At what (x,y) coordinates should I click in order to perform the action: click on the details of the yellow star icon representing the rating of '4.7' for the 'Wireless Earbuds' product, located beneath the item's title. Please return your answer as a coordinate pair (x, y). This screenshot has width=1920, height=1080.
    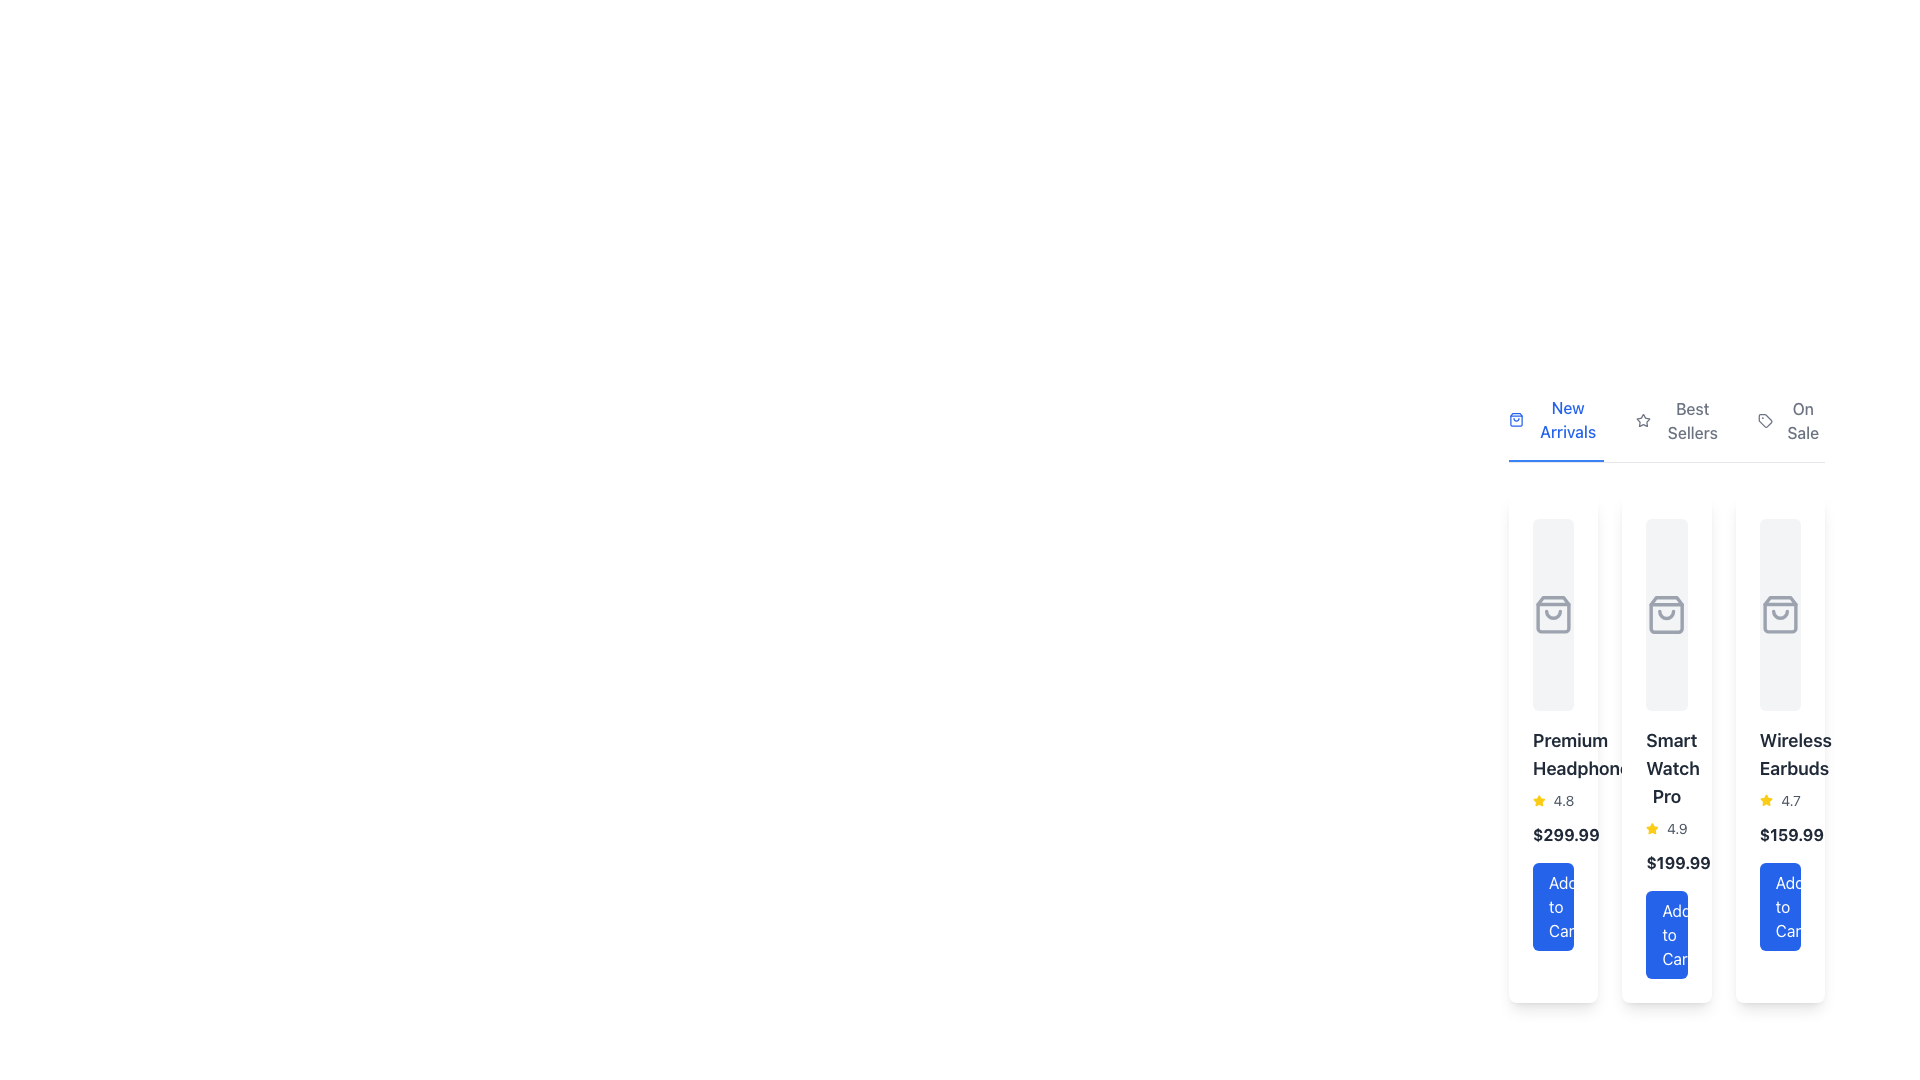
    Looking at the image, I should click on (1780, 800).